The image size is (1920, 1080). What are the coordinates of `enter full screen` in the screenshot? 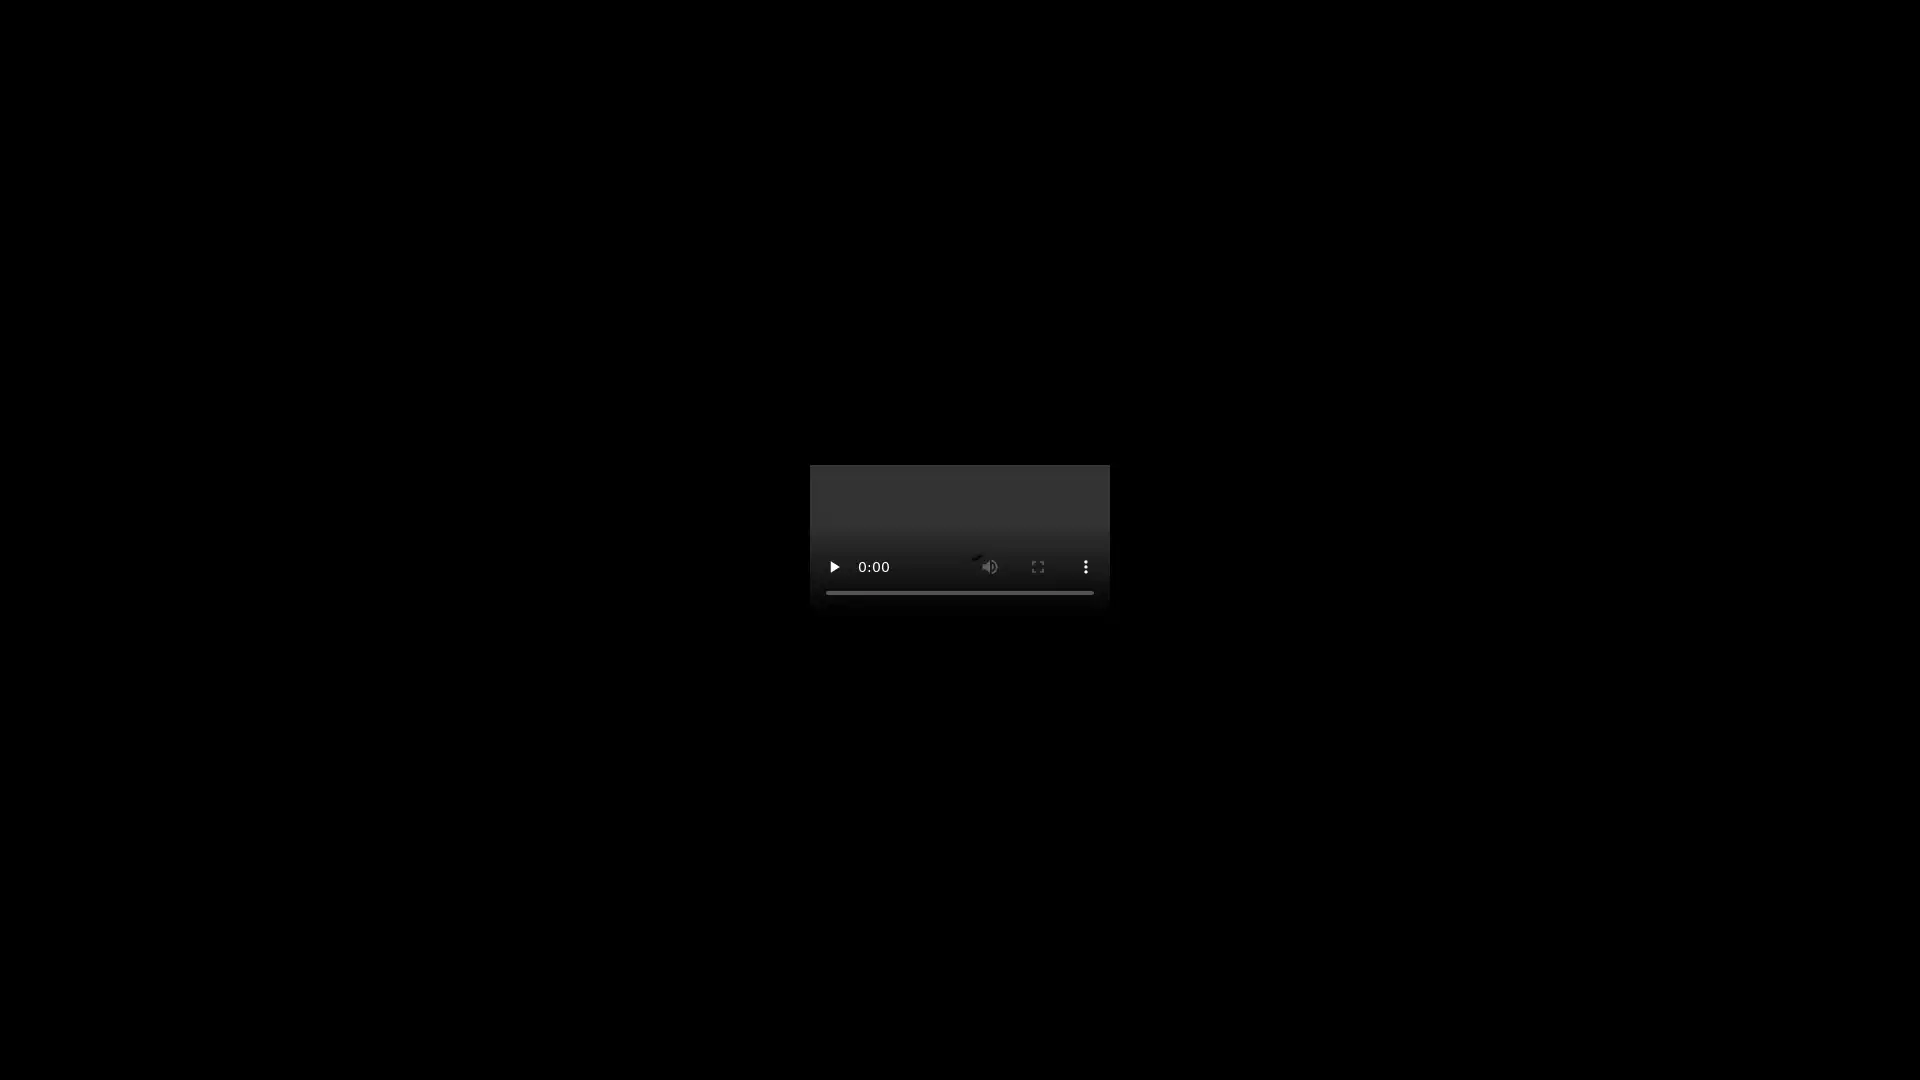 It's located at (1037, 567).